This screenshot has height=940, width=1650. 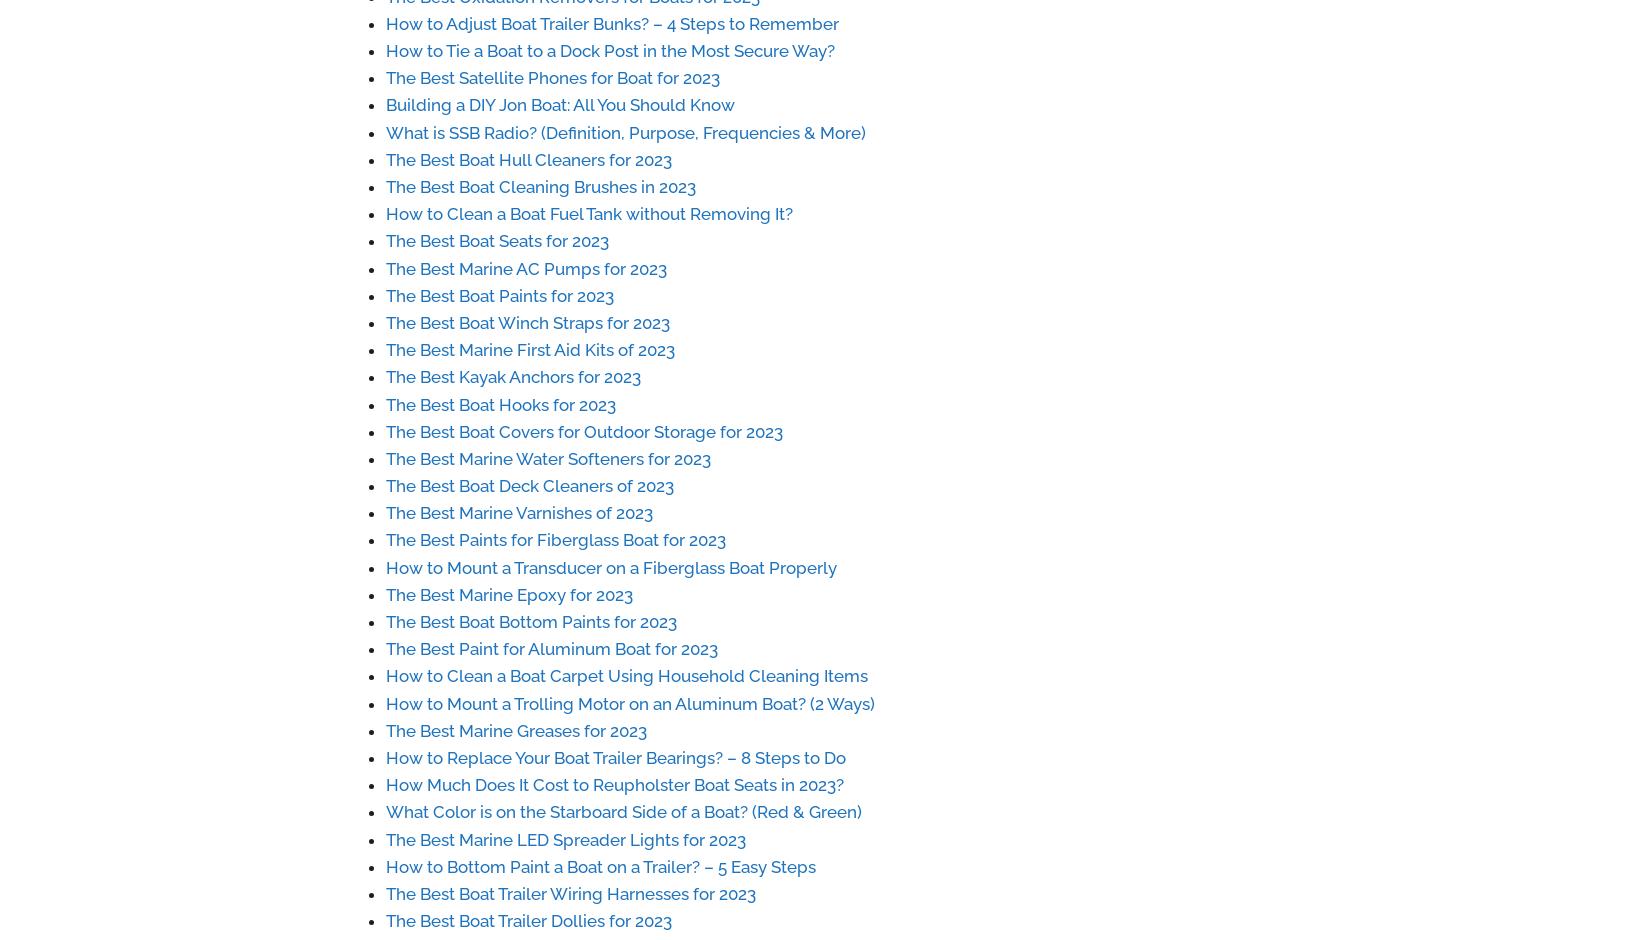 I want to click on 'How to Bottom Paint a Boat on a Trailer? – 5 Easy Steps', so click(x=599, y=866).